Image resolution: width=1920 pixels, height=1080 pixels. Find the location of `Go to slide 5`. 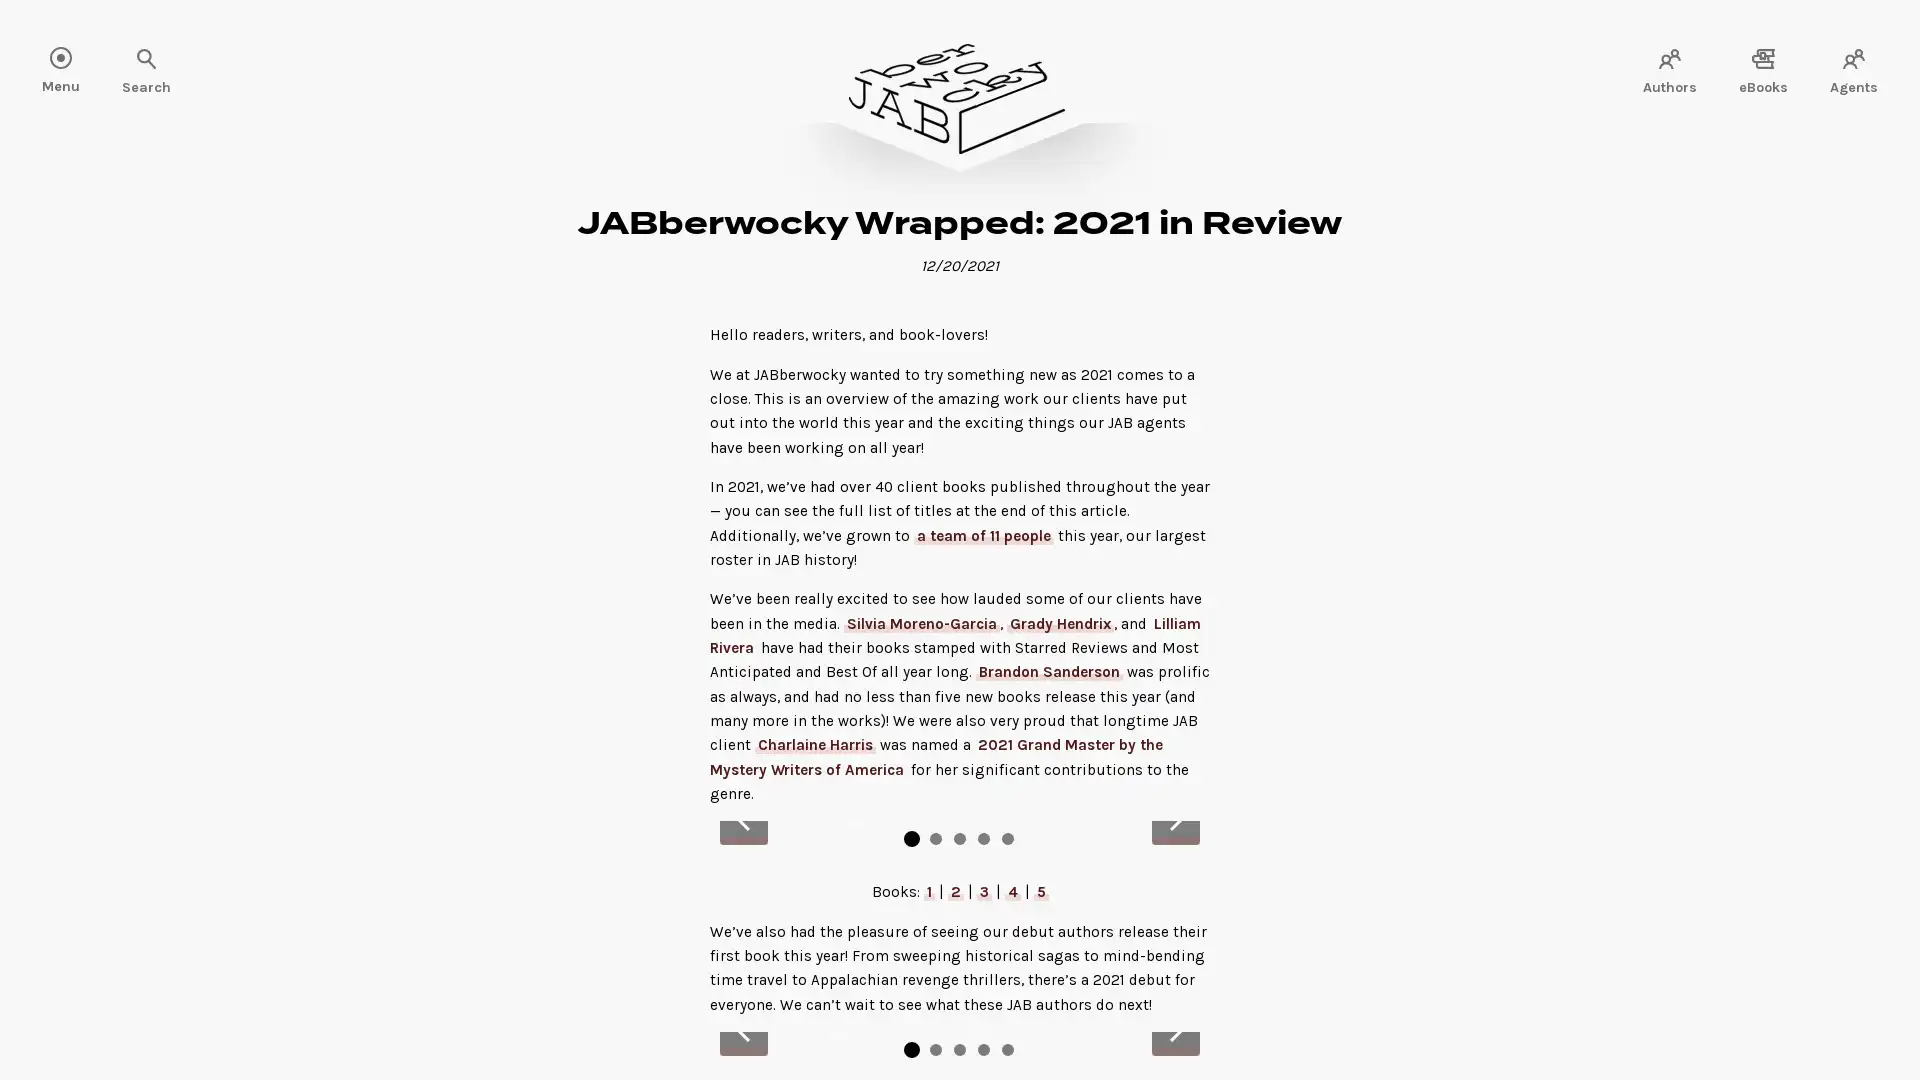

Go to slide 5 is located at coordinates (1008, 1048).